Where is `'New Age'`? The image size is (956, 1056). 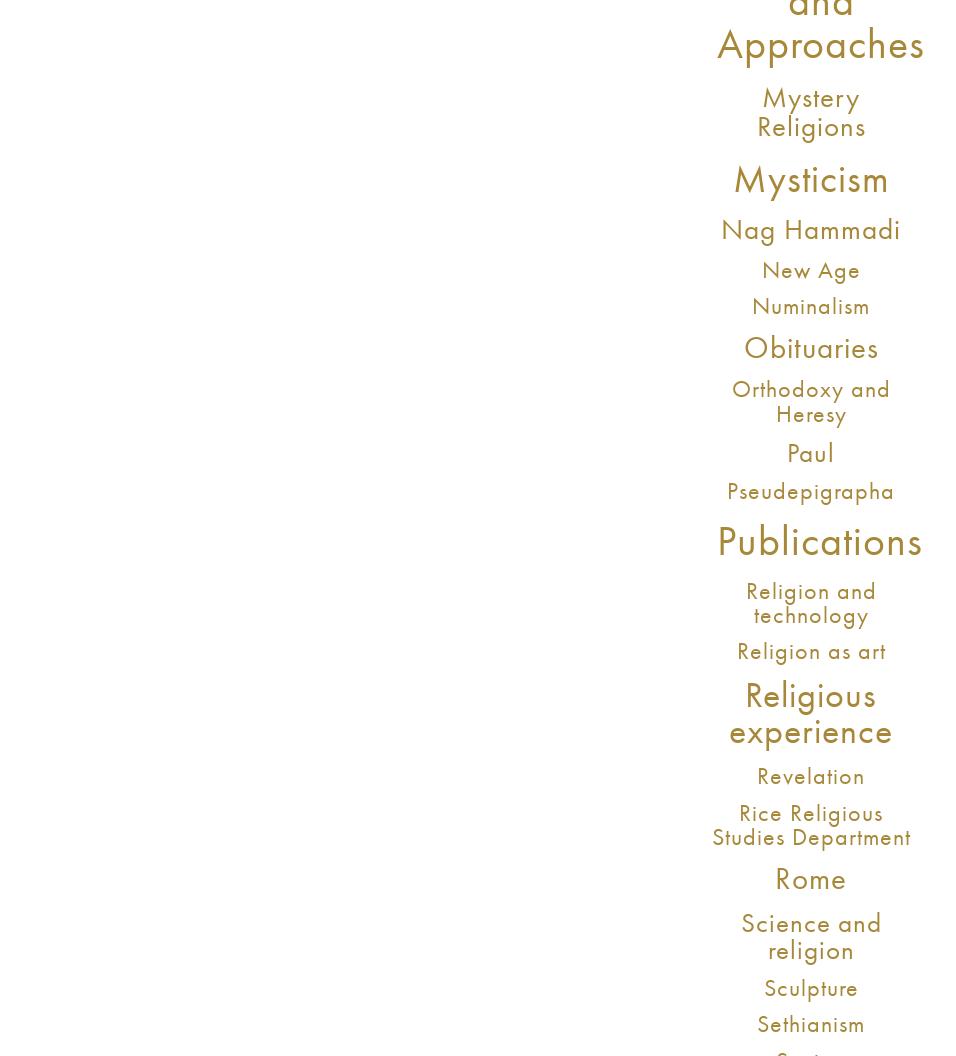 'New Age' is located at coordinates (809, 269).